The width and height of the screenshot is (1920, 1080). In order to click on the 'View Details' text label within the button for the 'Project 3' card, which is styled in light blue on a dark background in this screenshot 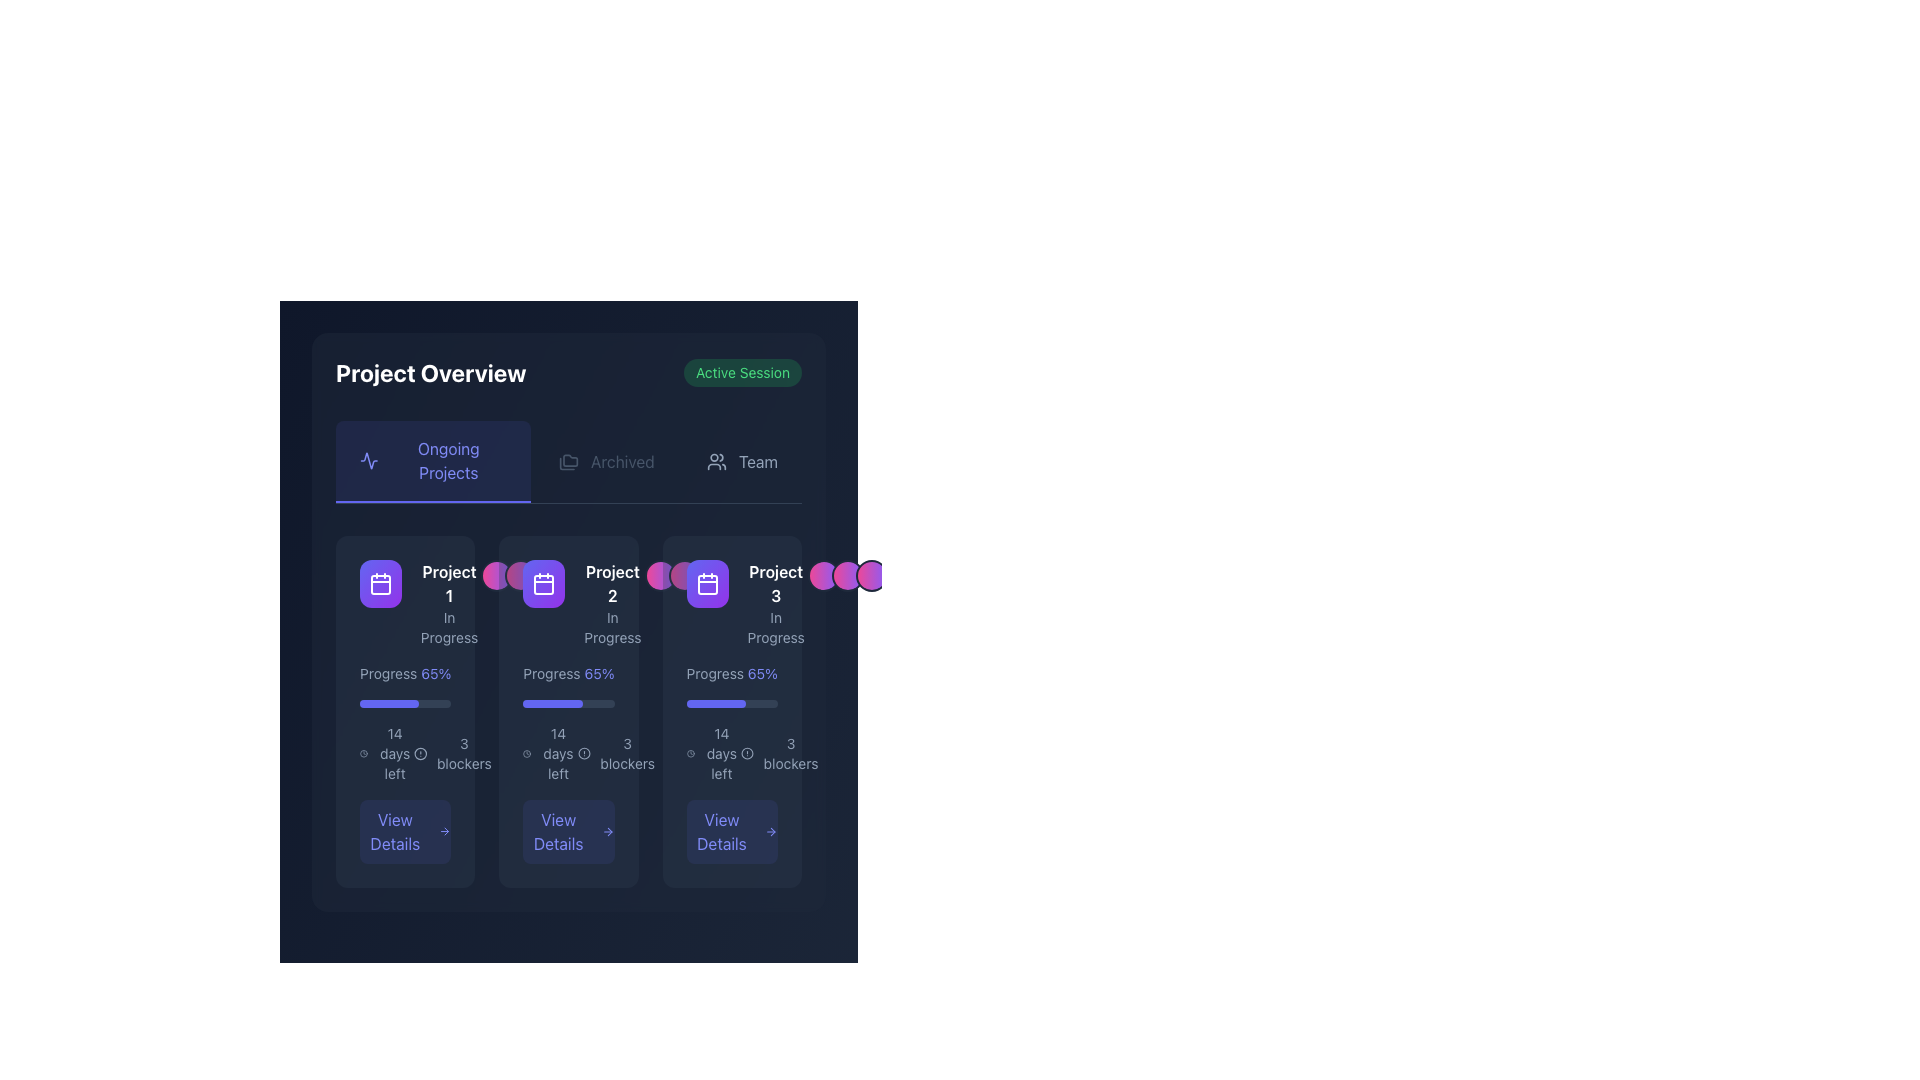, I will do `click(720, 832)`.